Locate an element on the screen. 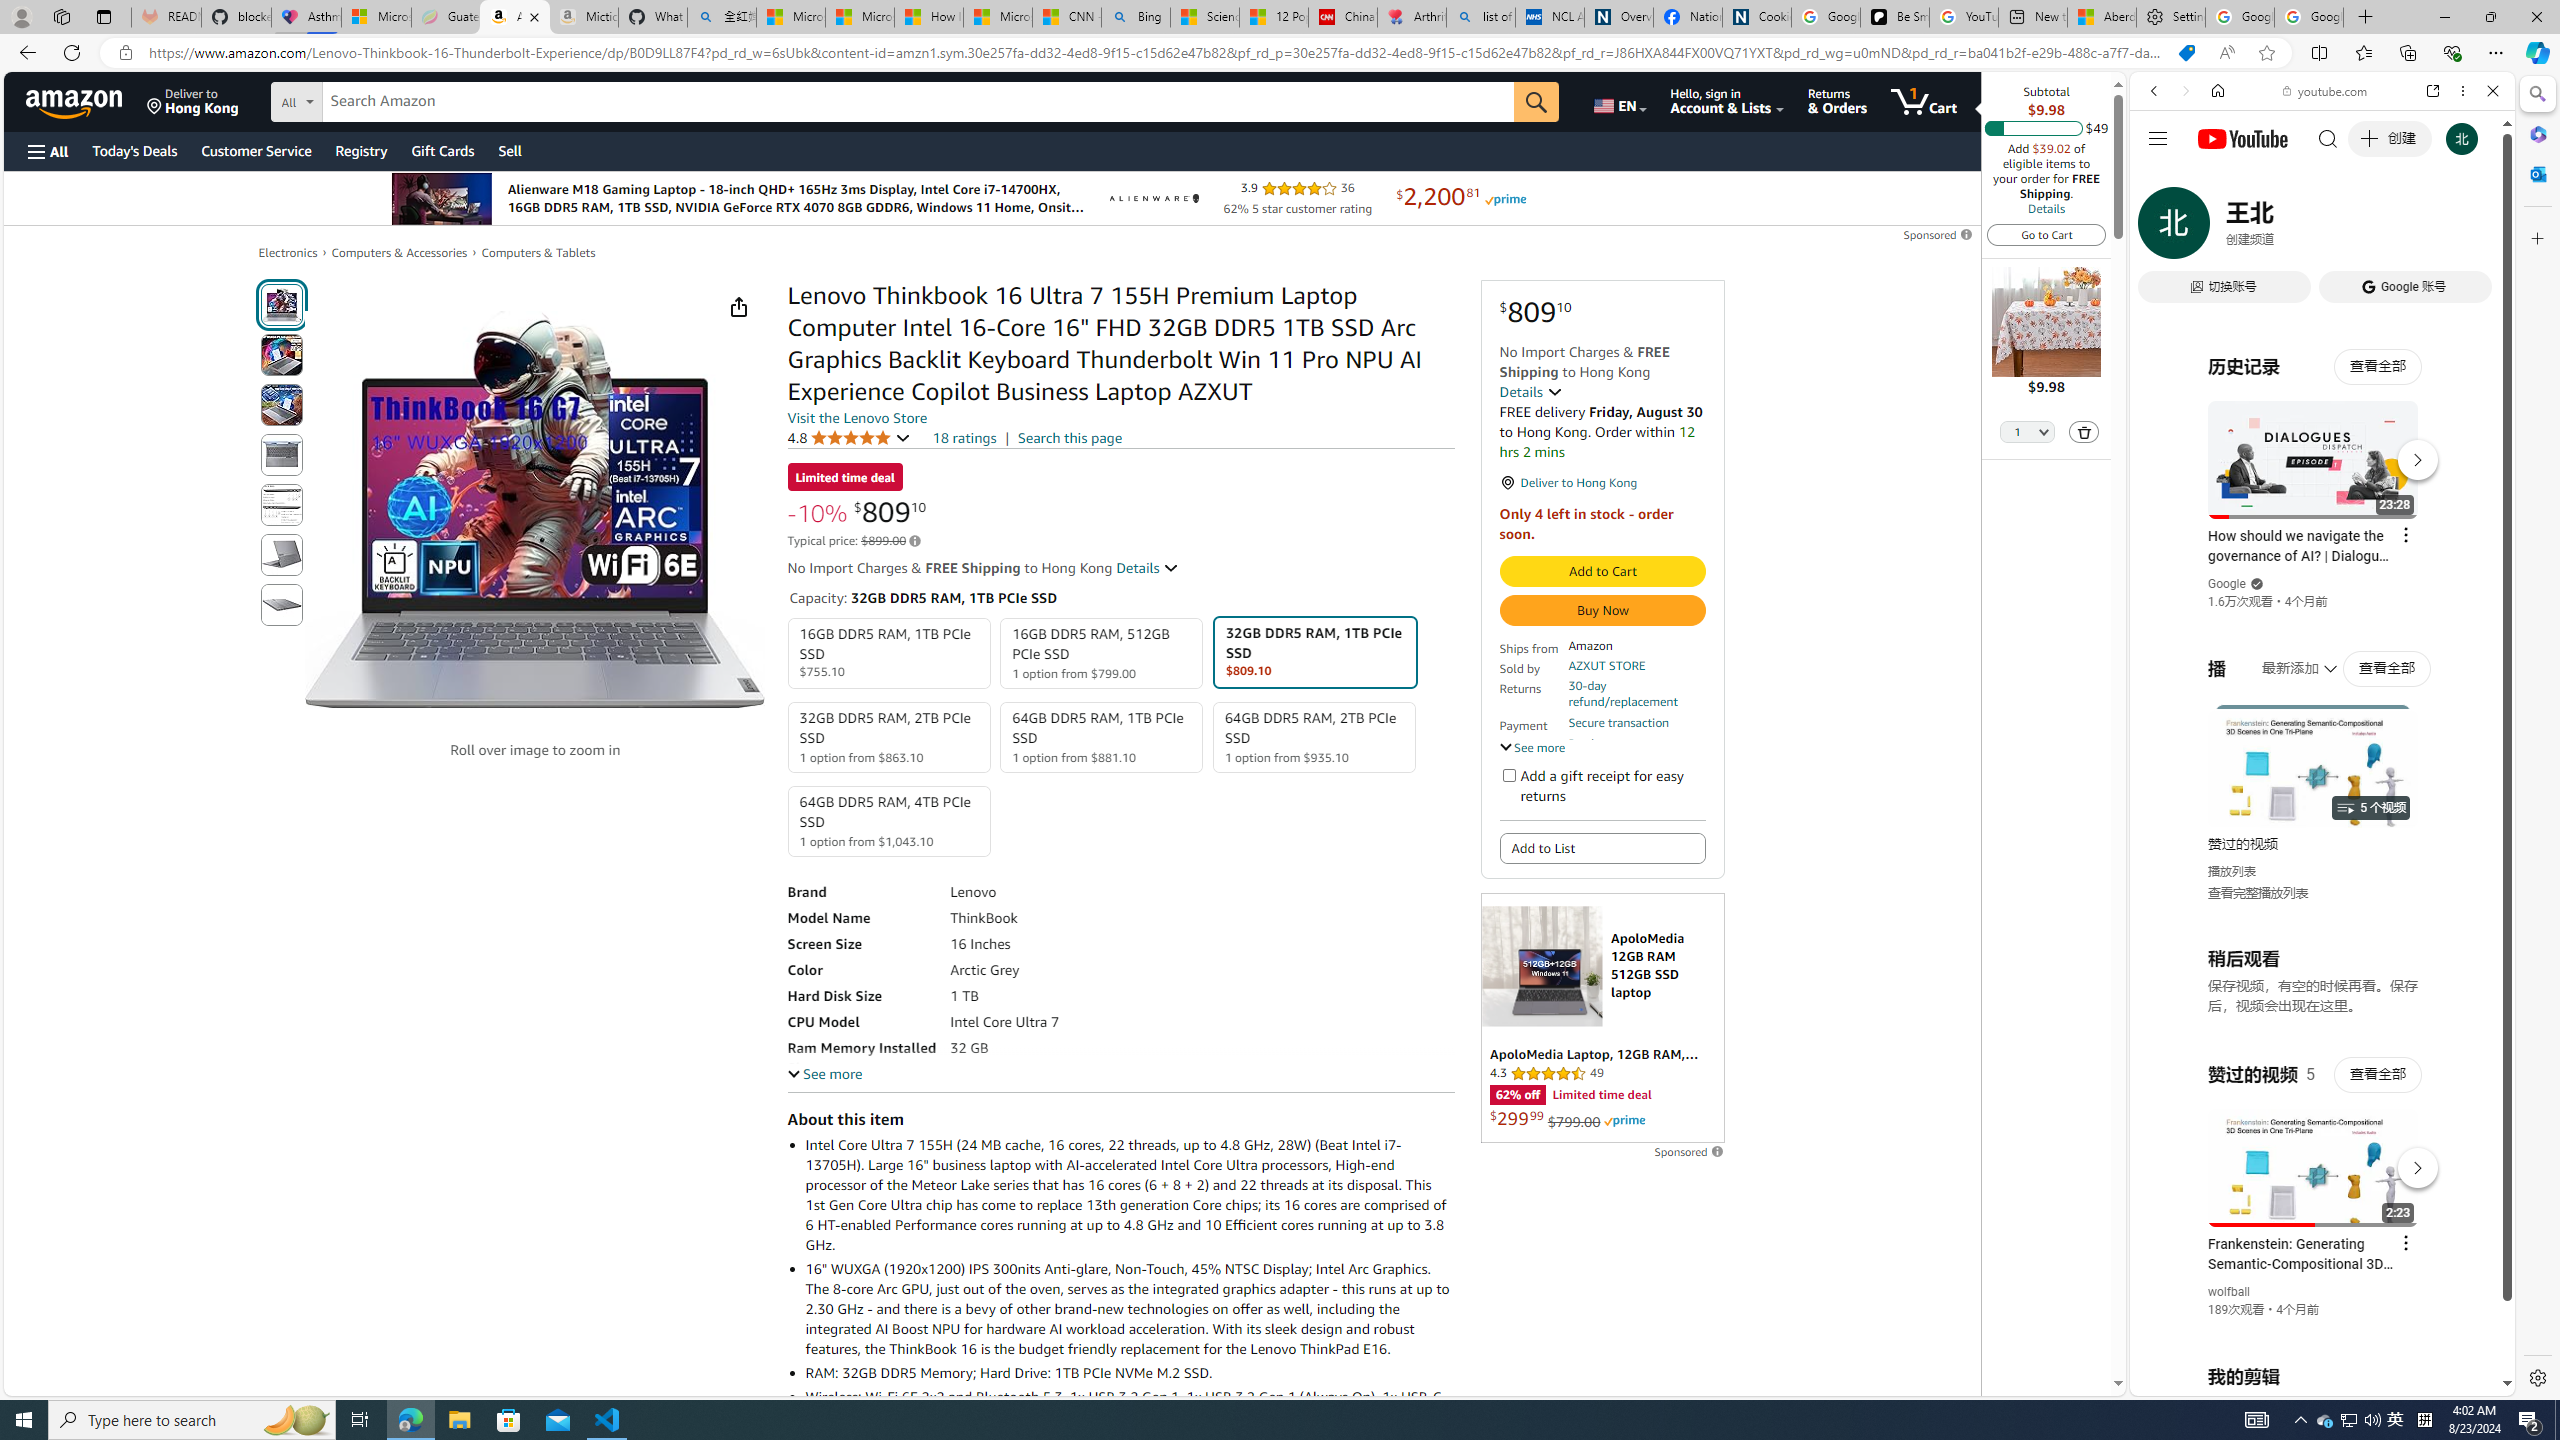 The image size is (2560, 1440). 'Details ' is located at coordinates (1147, 567).